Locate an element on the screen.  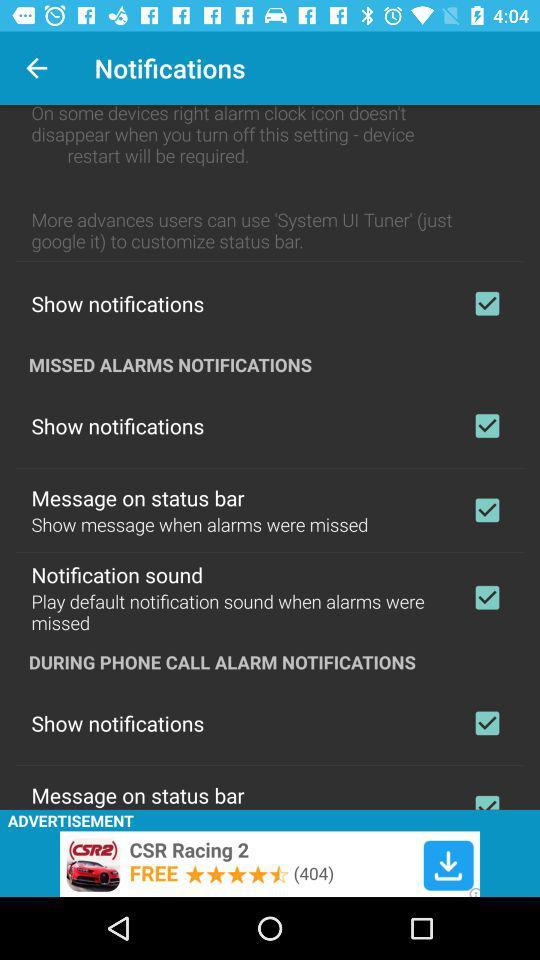
box is located at coordinates (486, 303).